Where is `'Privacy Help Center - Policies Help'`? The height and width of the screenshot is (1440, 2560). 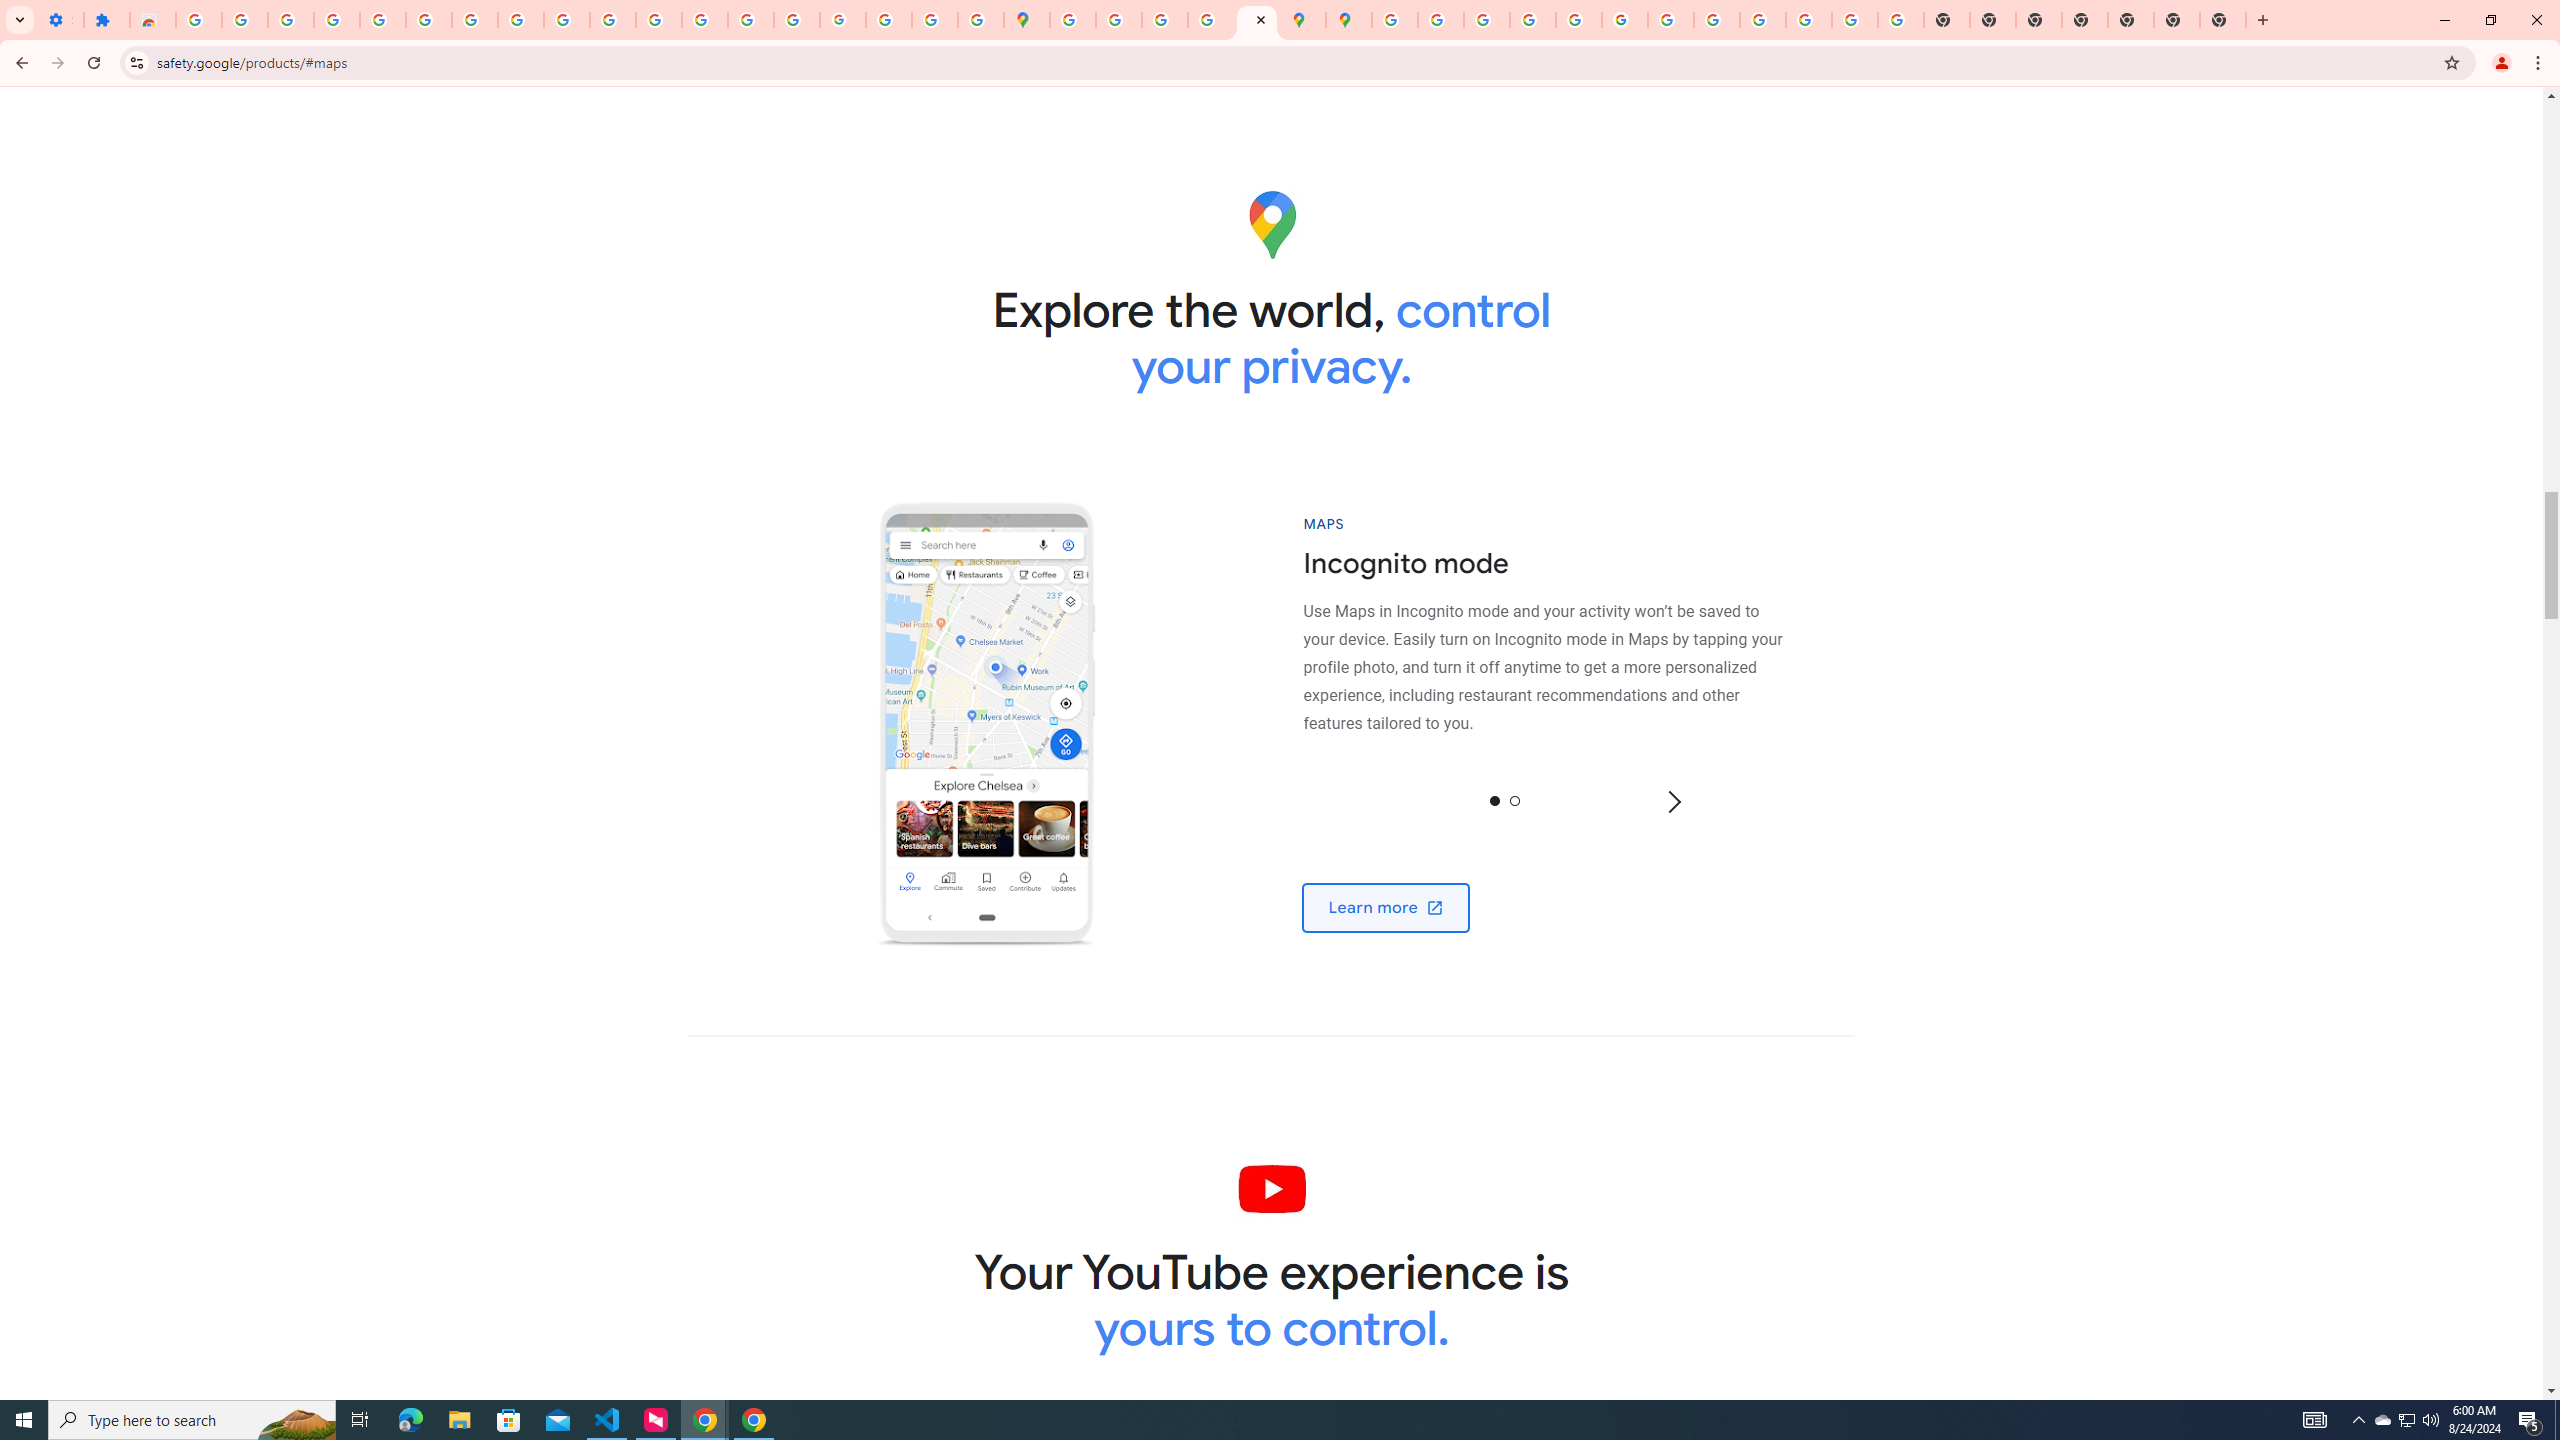
'Privacy Help Center - Policies Help' is located at coordinates (1485, 19).